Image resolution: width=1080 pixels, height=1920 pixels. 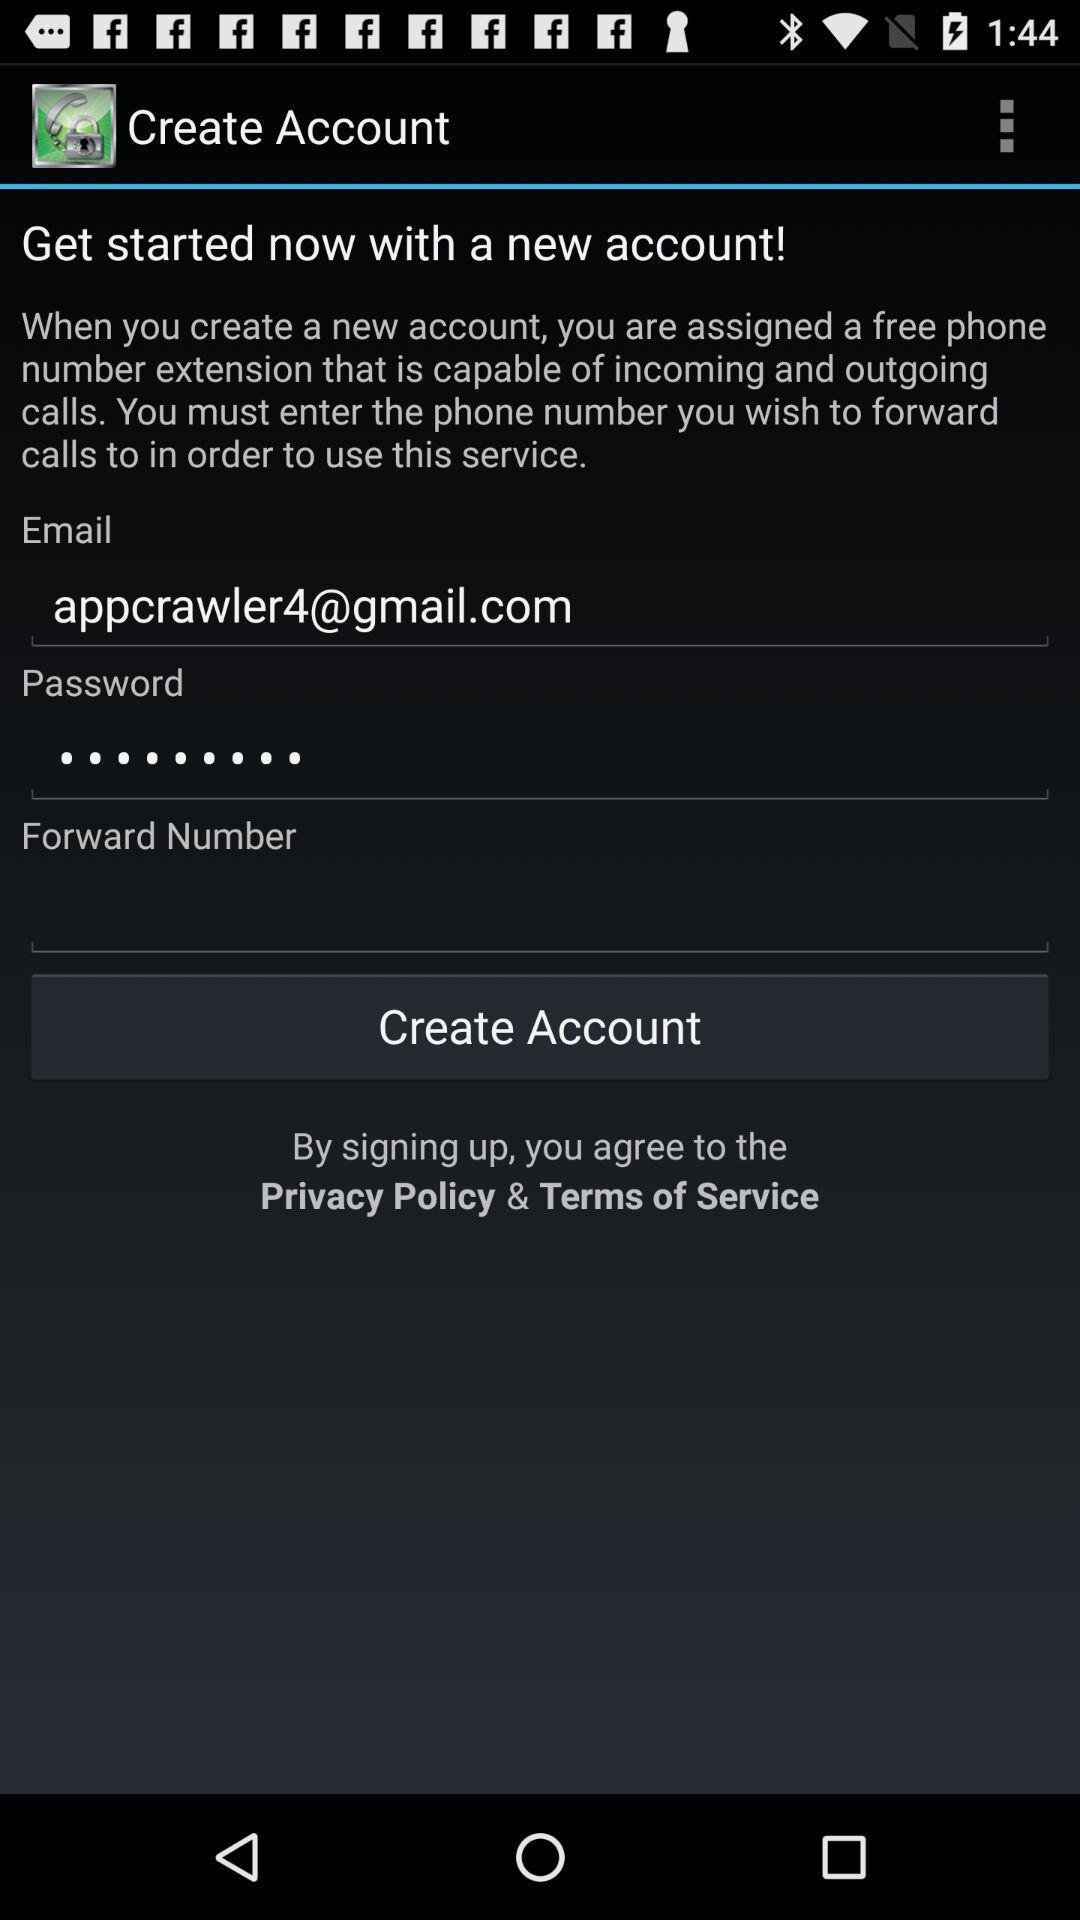 What do you see at coordinates (540, 910) in the screenshot?
I see `dialog box` at bounding box center [540, 910].